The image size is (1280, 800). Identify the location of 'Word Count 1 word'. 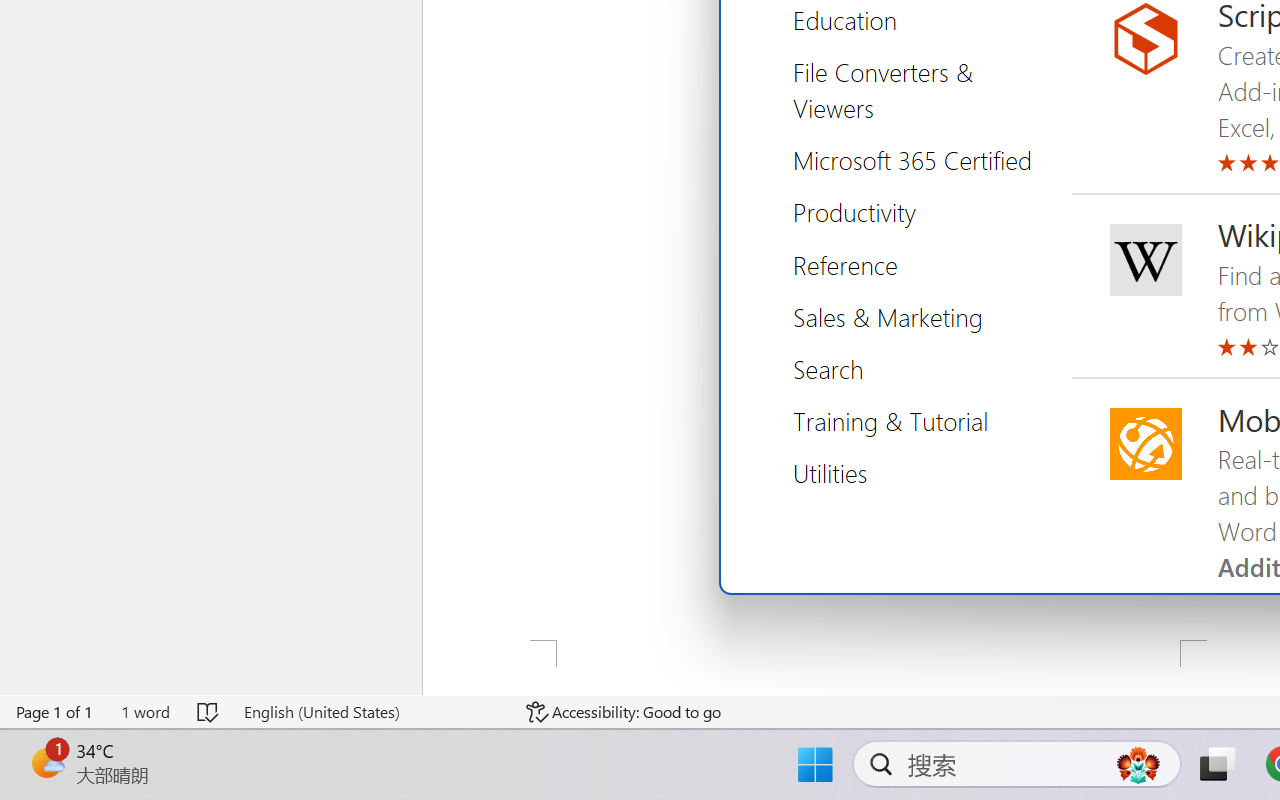
(144, 711).